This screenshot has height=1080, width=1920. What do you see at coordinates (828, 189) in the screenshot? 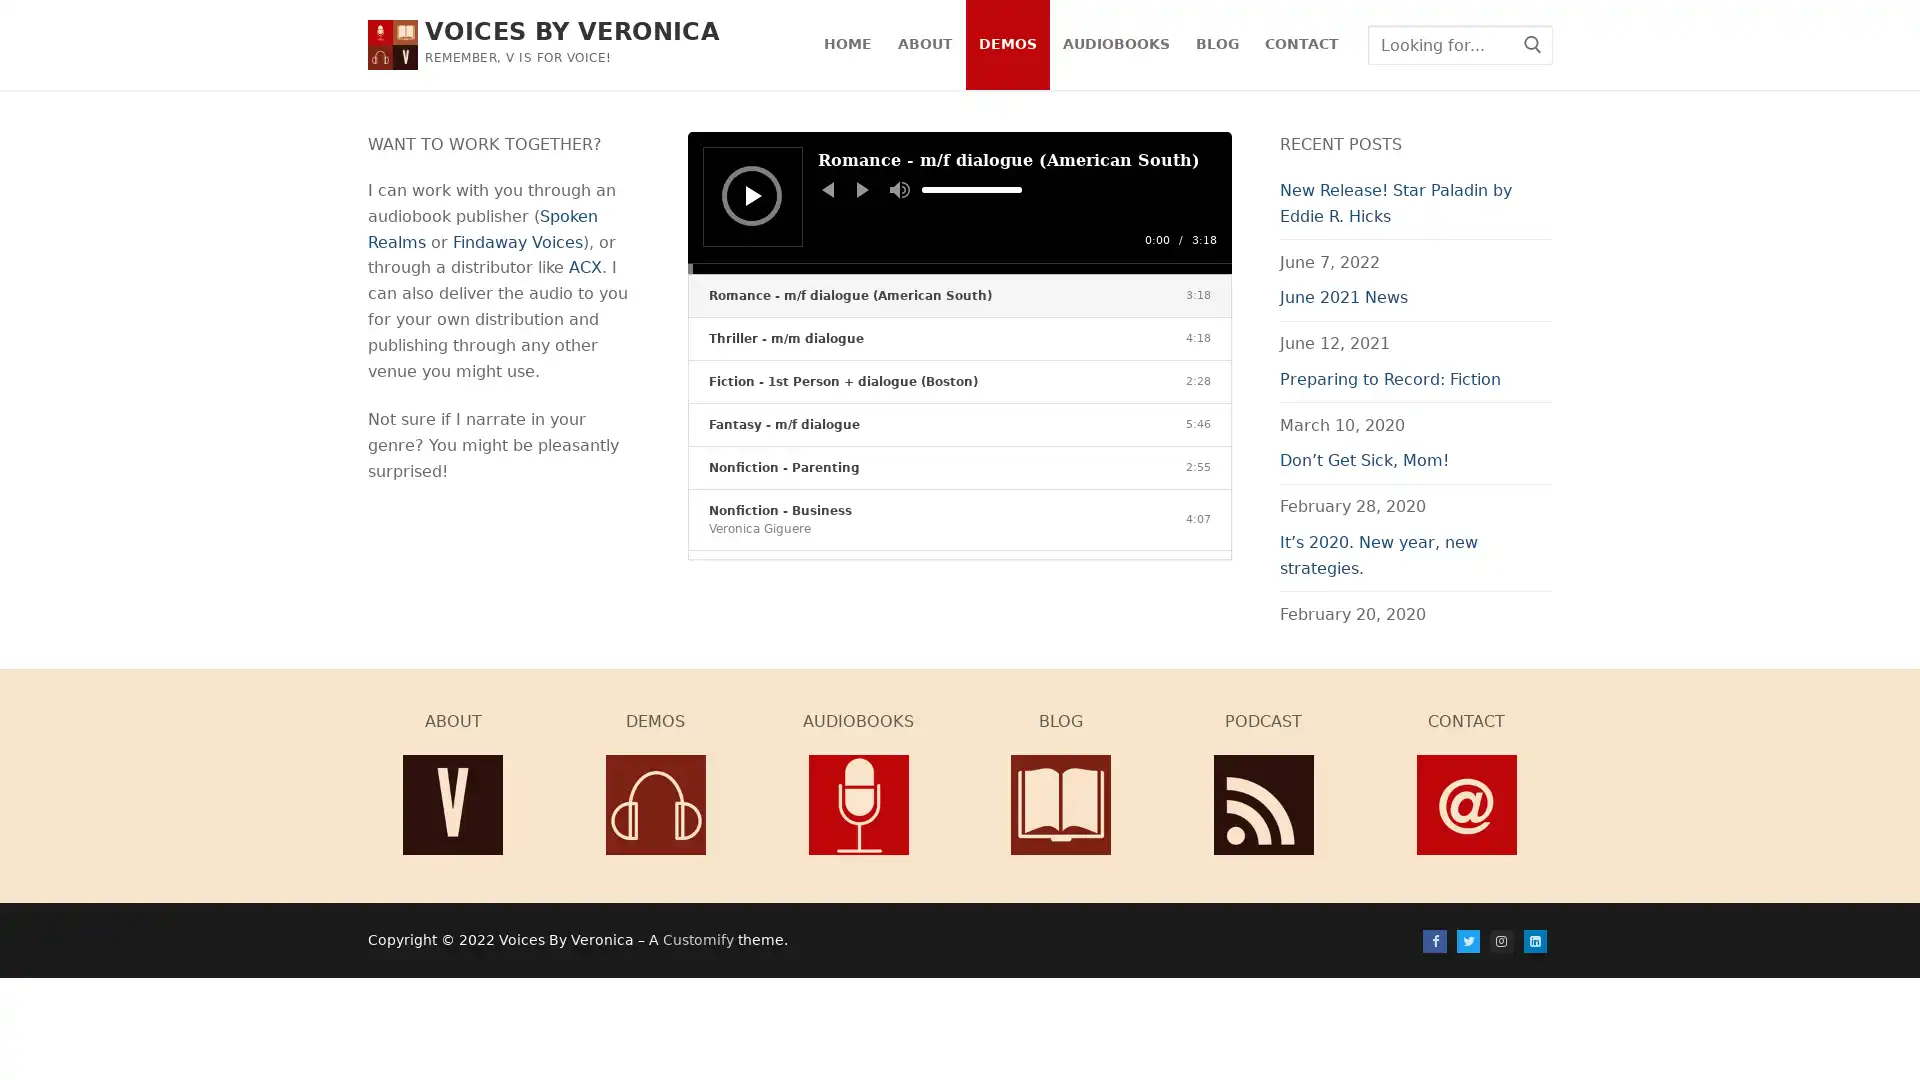
I see `Previous Track` at bounding box center [828, 189].